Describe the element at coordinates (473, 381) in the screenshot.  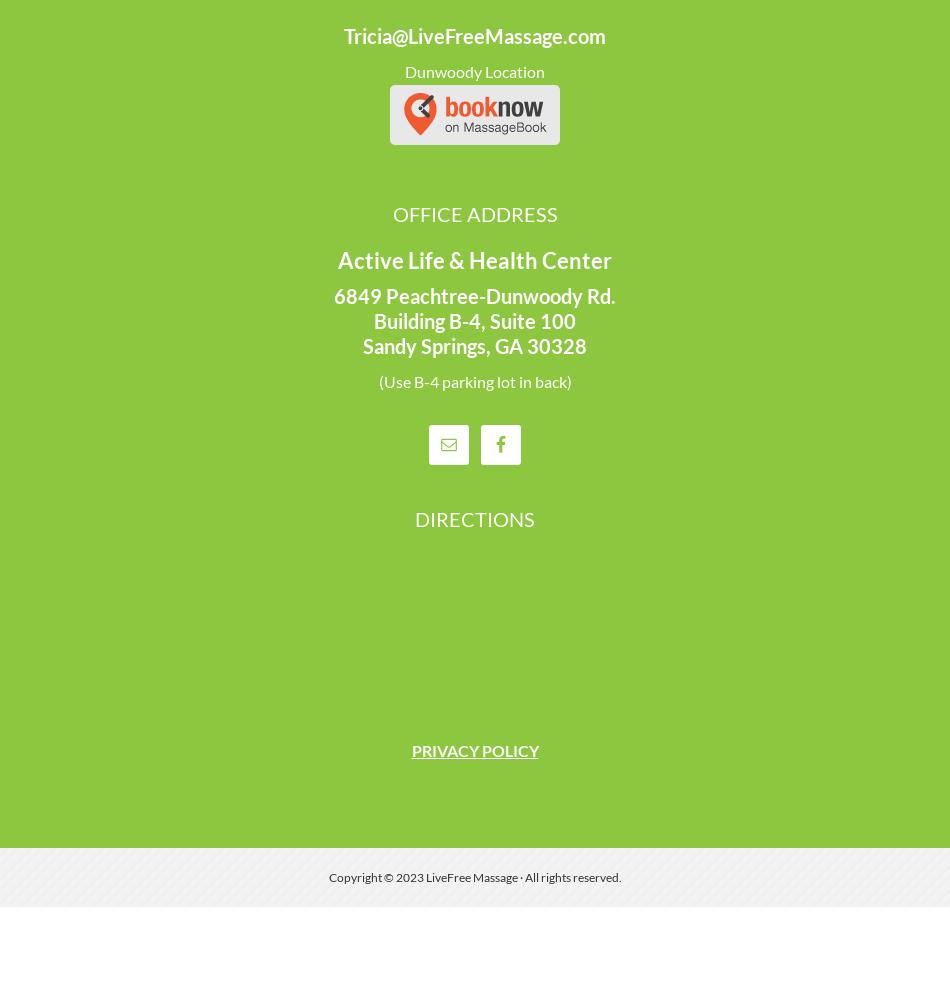
I see `'(Use B-4 parking lot in back)'` at that location.